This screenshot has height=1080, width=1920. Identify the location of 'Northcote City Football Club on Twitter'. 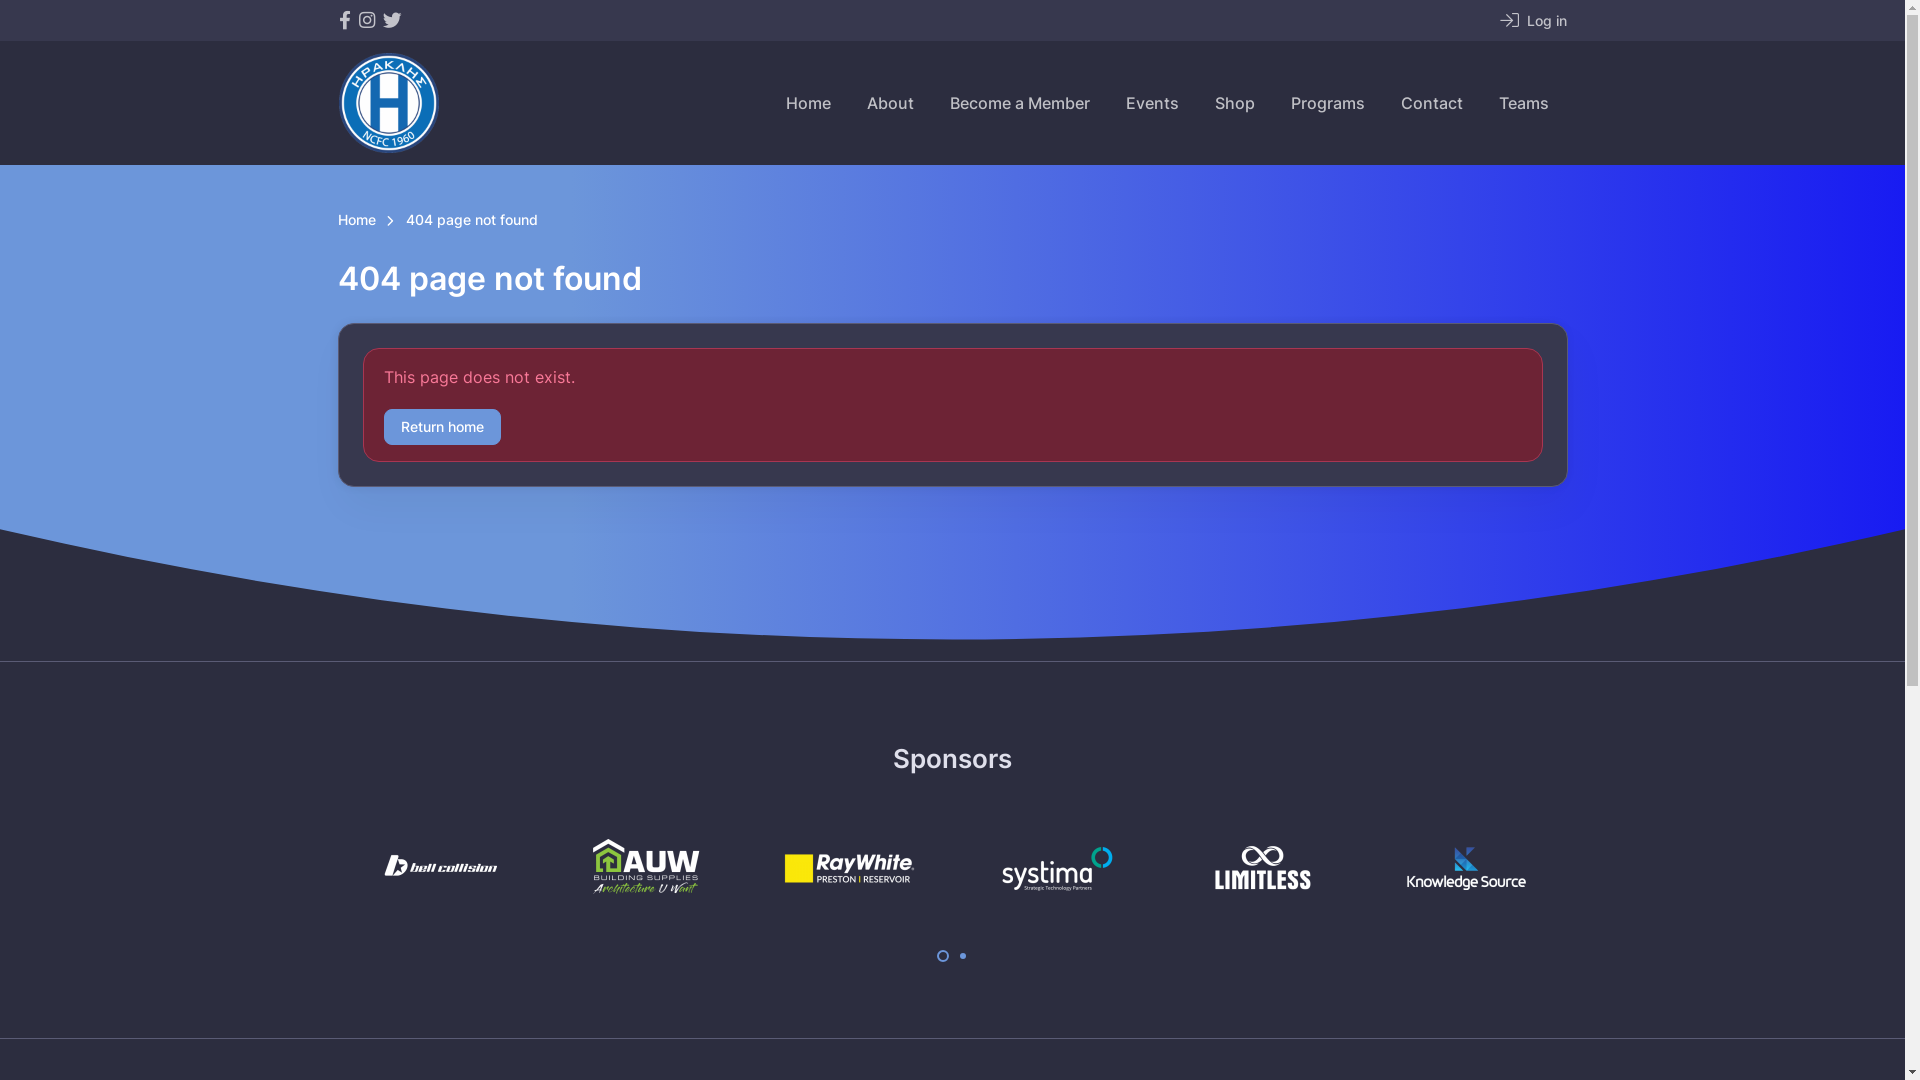
(391, 20).